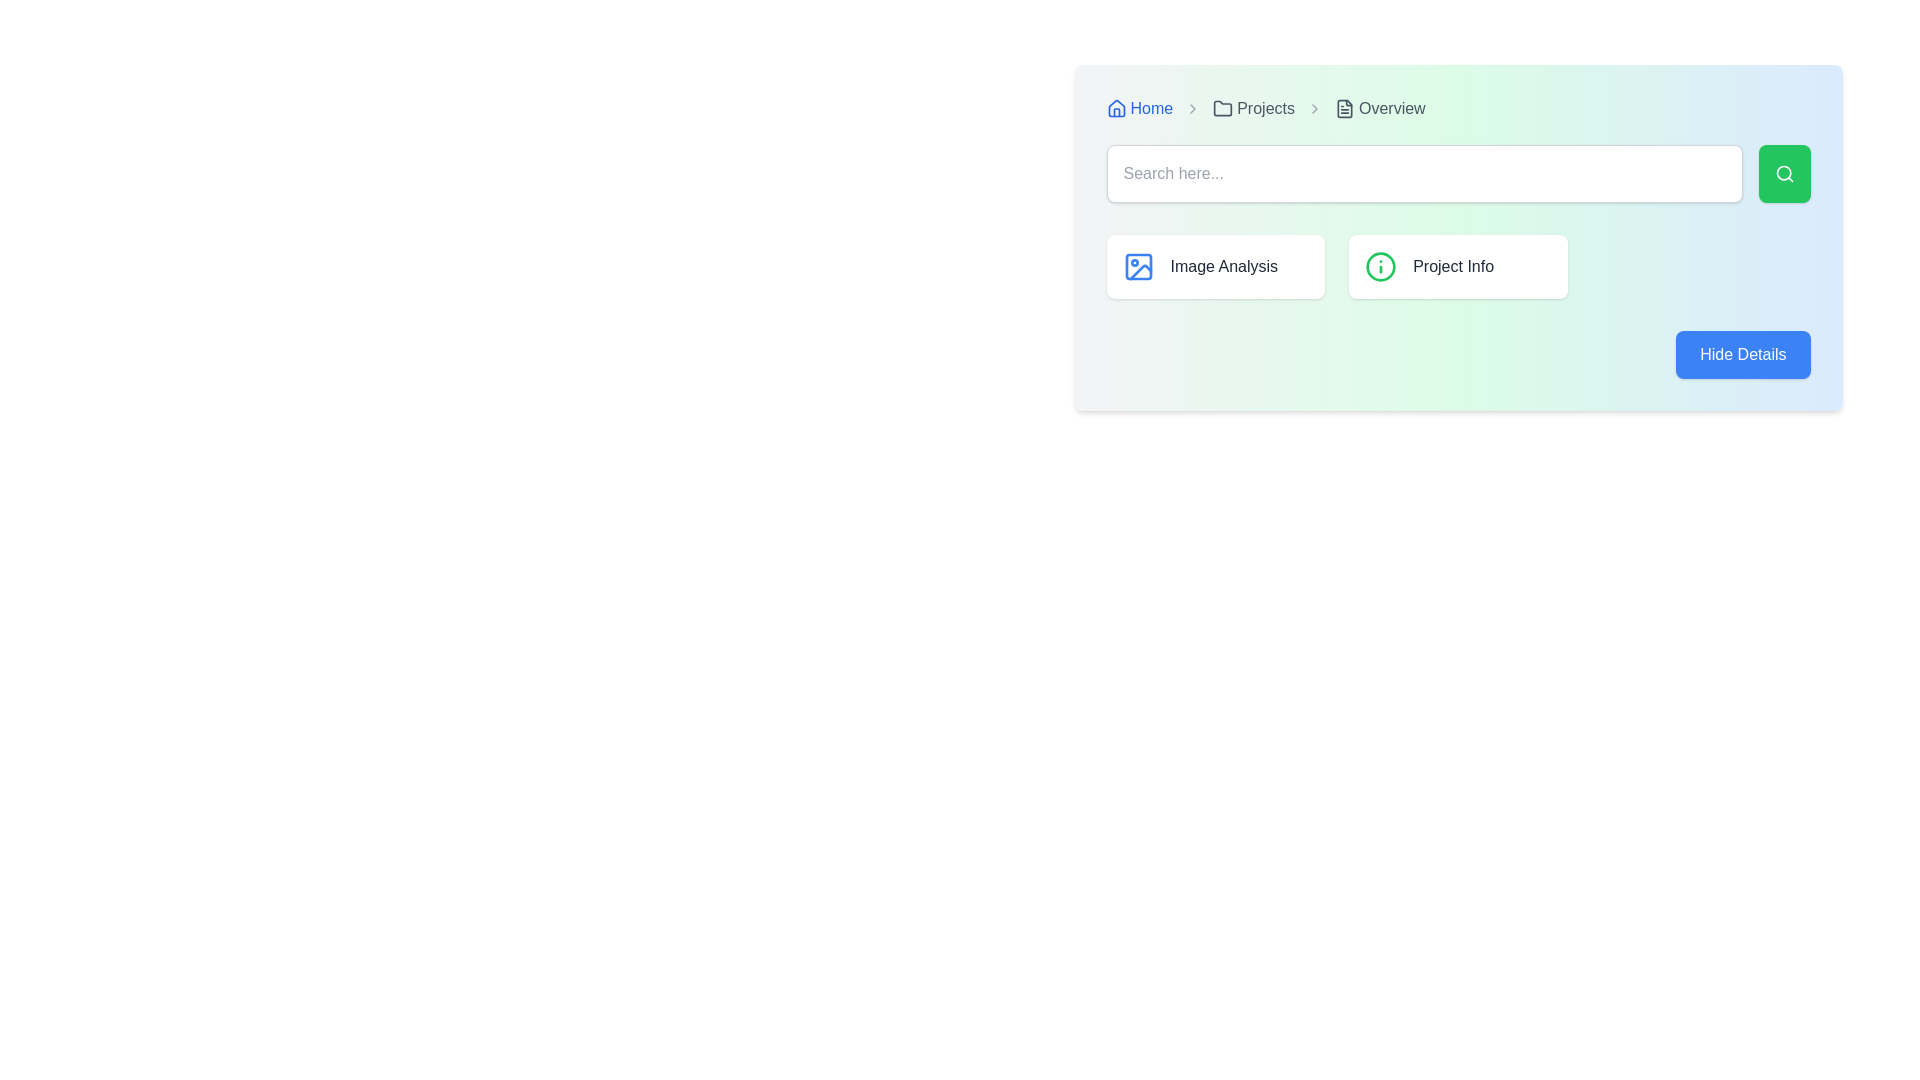 The width and height of the screenshot is (1920, 1080). Describe the element at coordinates (1784, 172) in the screenshot. I see `the search button located to the right of the text input field labeled 'Search here...' to change its background color` at that location.